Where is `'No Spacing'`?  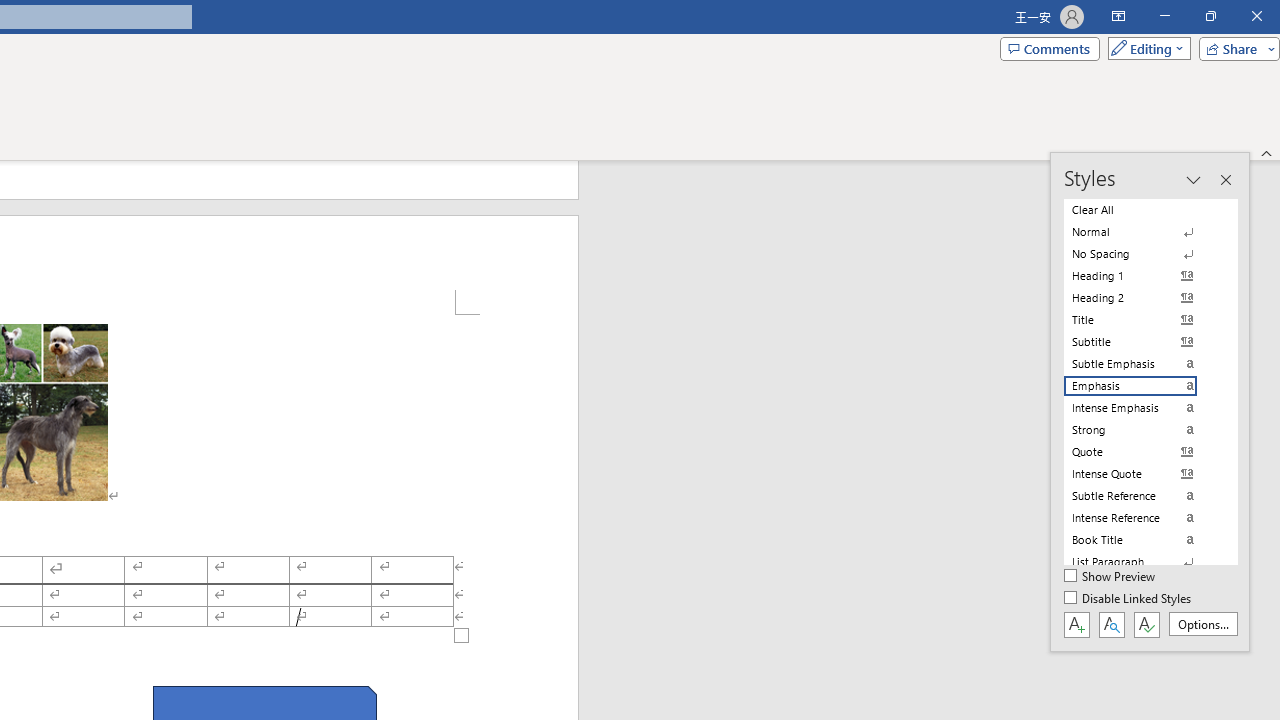
'No Spacing' is located at coordinates (1142, 253).